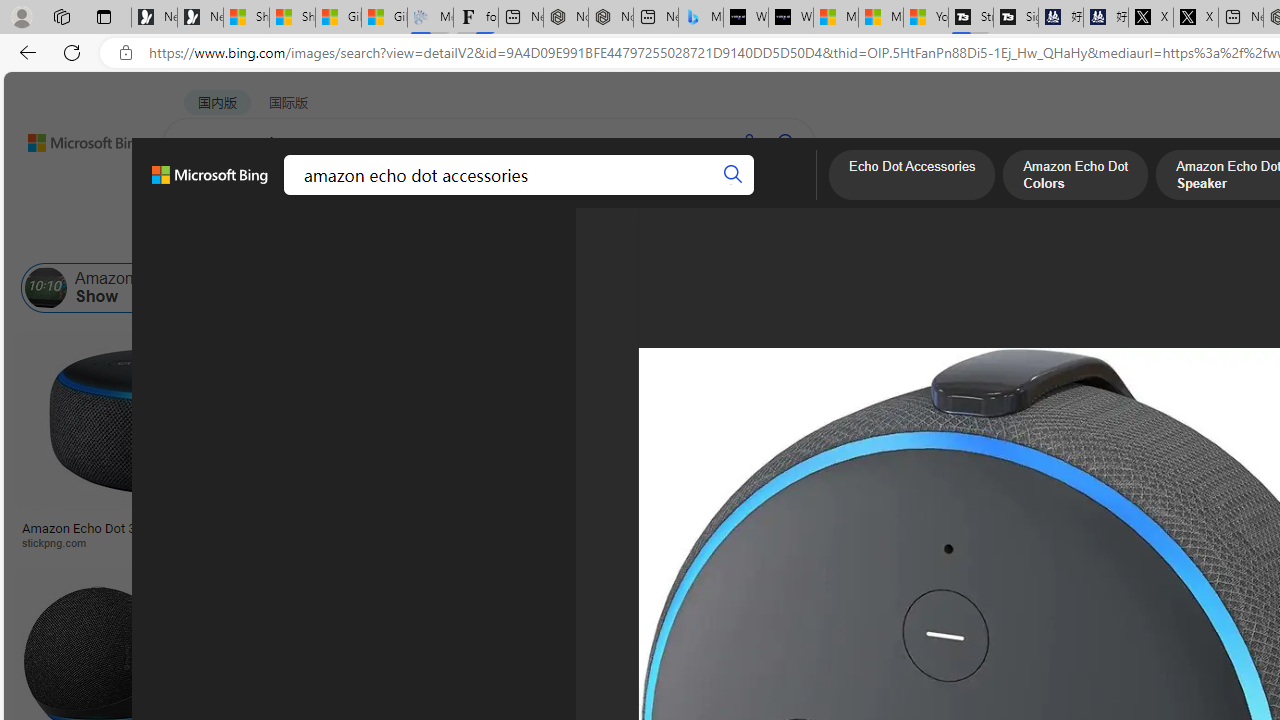  What do you see at coordinates (1074, 176) in the screenshot?
I see `'Amazon Echo Dot Colors'` at bounding box center [1074, 176].